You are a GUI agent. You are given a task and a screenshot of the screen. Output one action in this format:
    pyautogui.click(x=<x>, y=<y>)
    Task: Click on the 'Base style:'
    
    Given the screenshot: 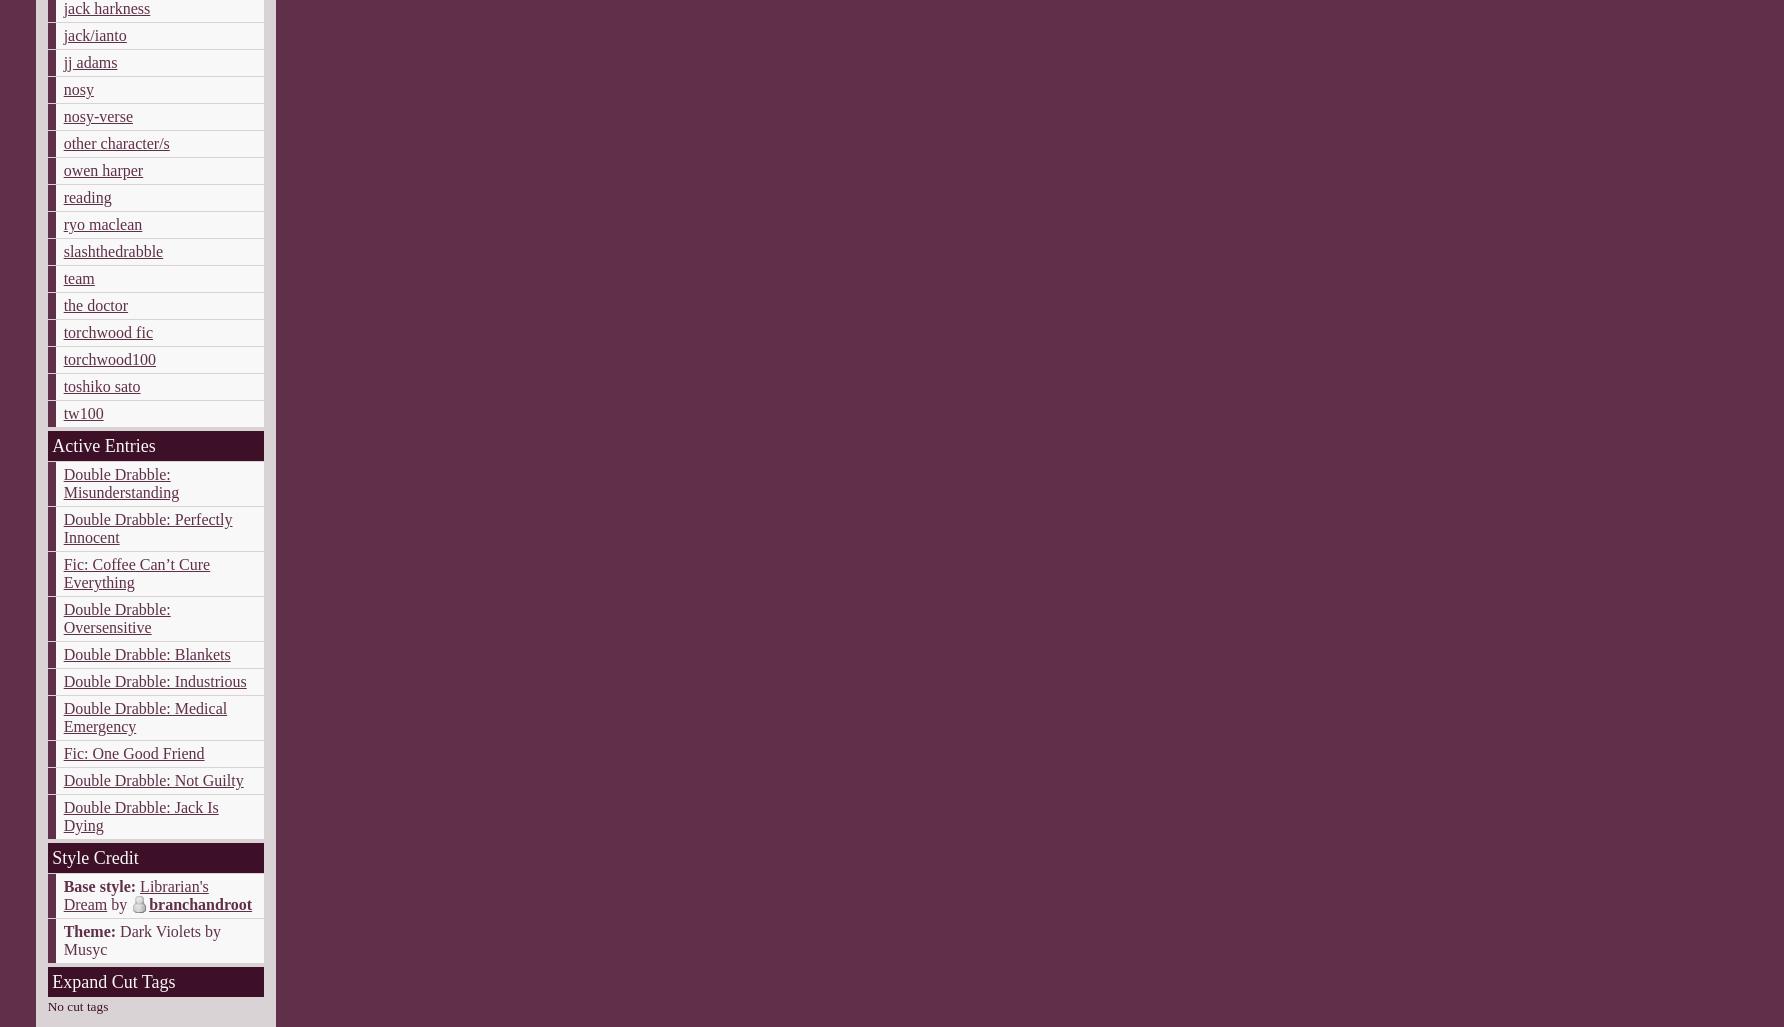 What is the action you would take?
    pyautogui.click(x=99, y=885)
    